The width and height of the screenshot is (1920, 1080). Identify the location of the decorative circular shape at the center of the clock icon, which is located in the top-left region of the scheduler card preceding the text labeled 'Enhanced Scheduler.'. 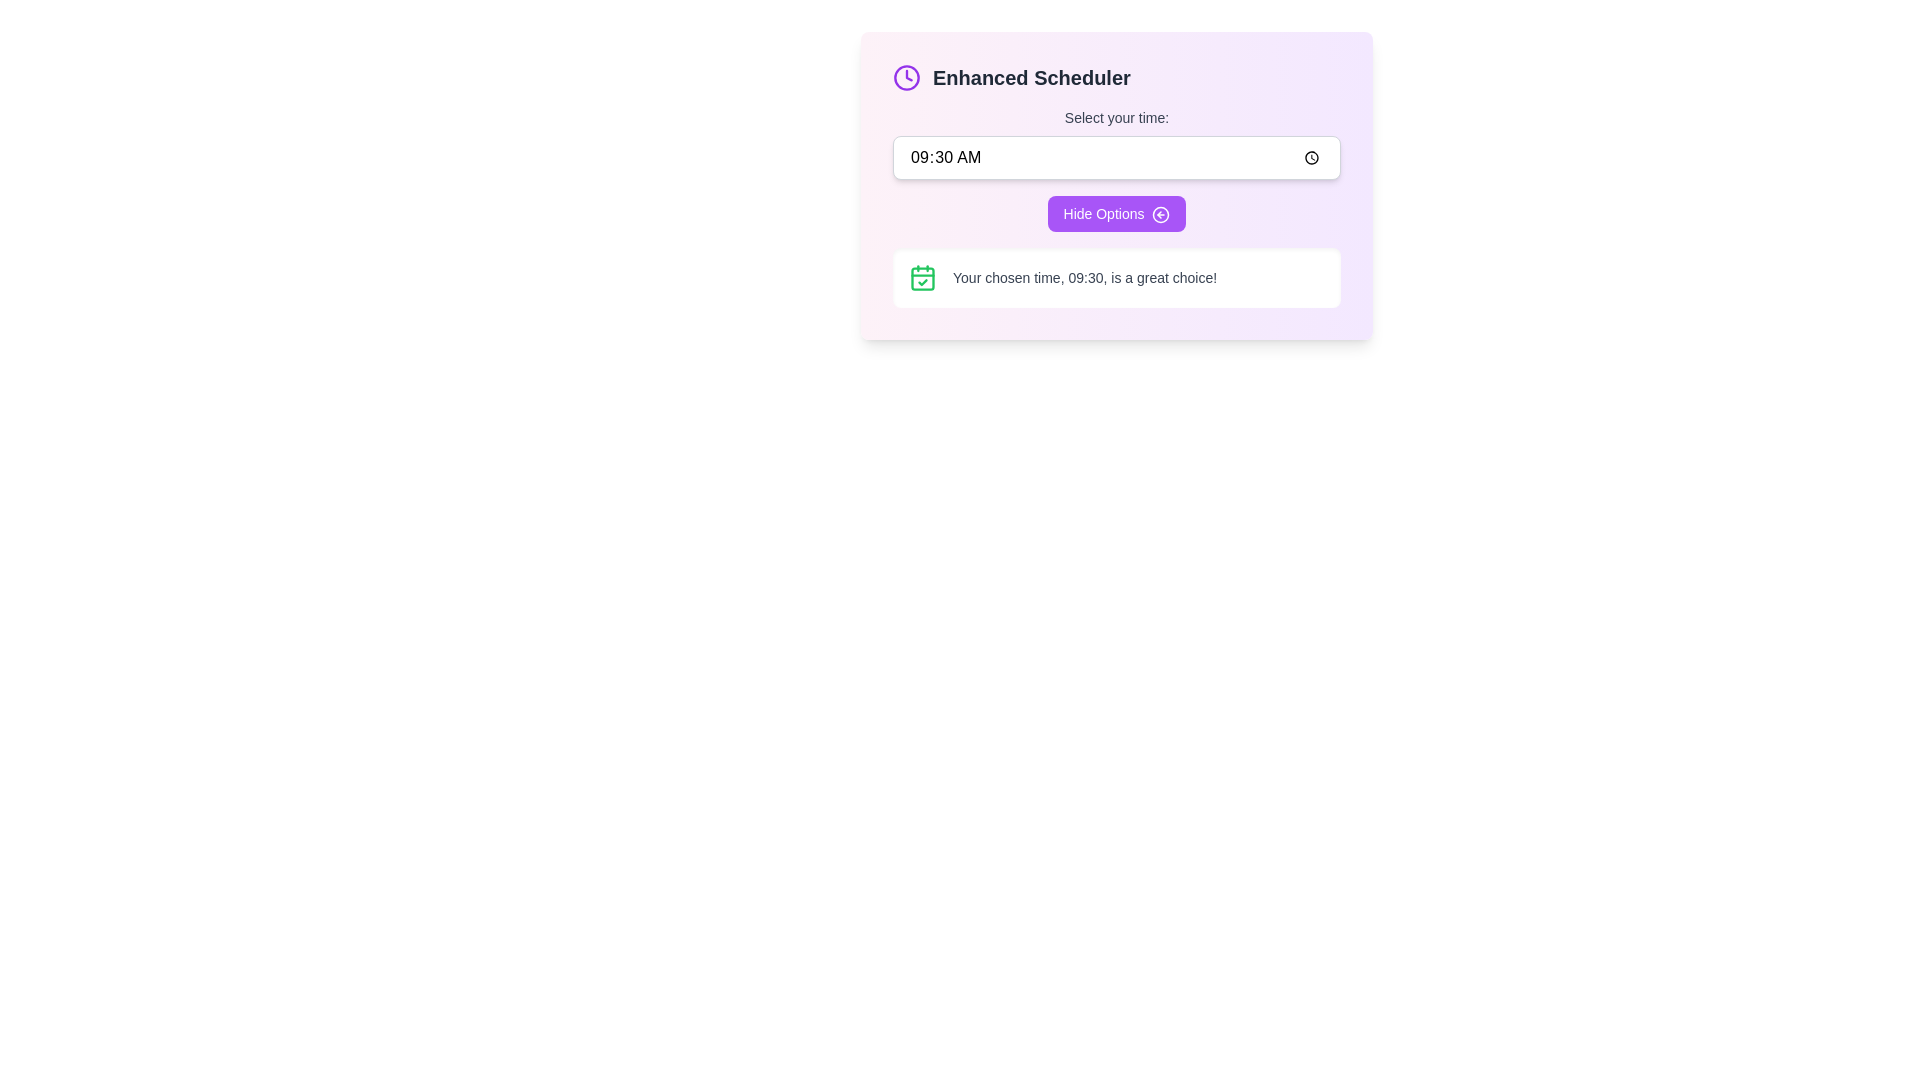
(906, 76).